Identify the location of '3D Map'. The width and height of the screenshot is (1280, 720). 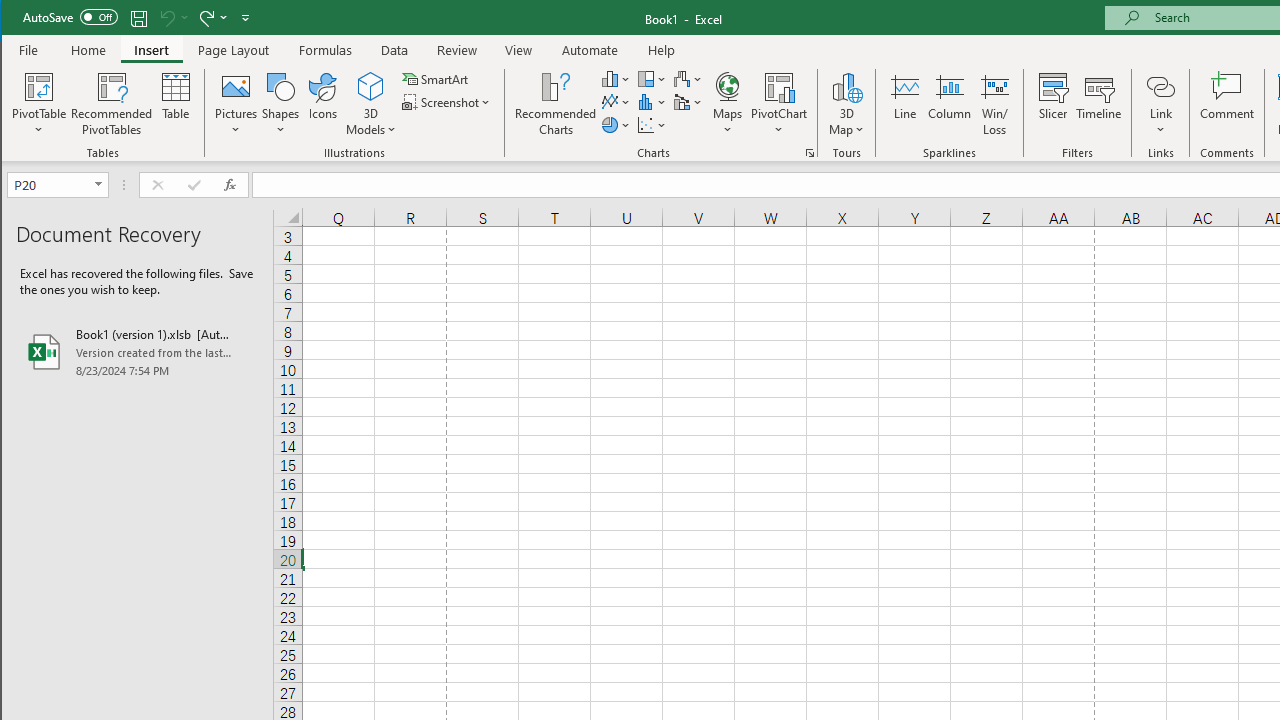
(846, 104).